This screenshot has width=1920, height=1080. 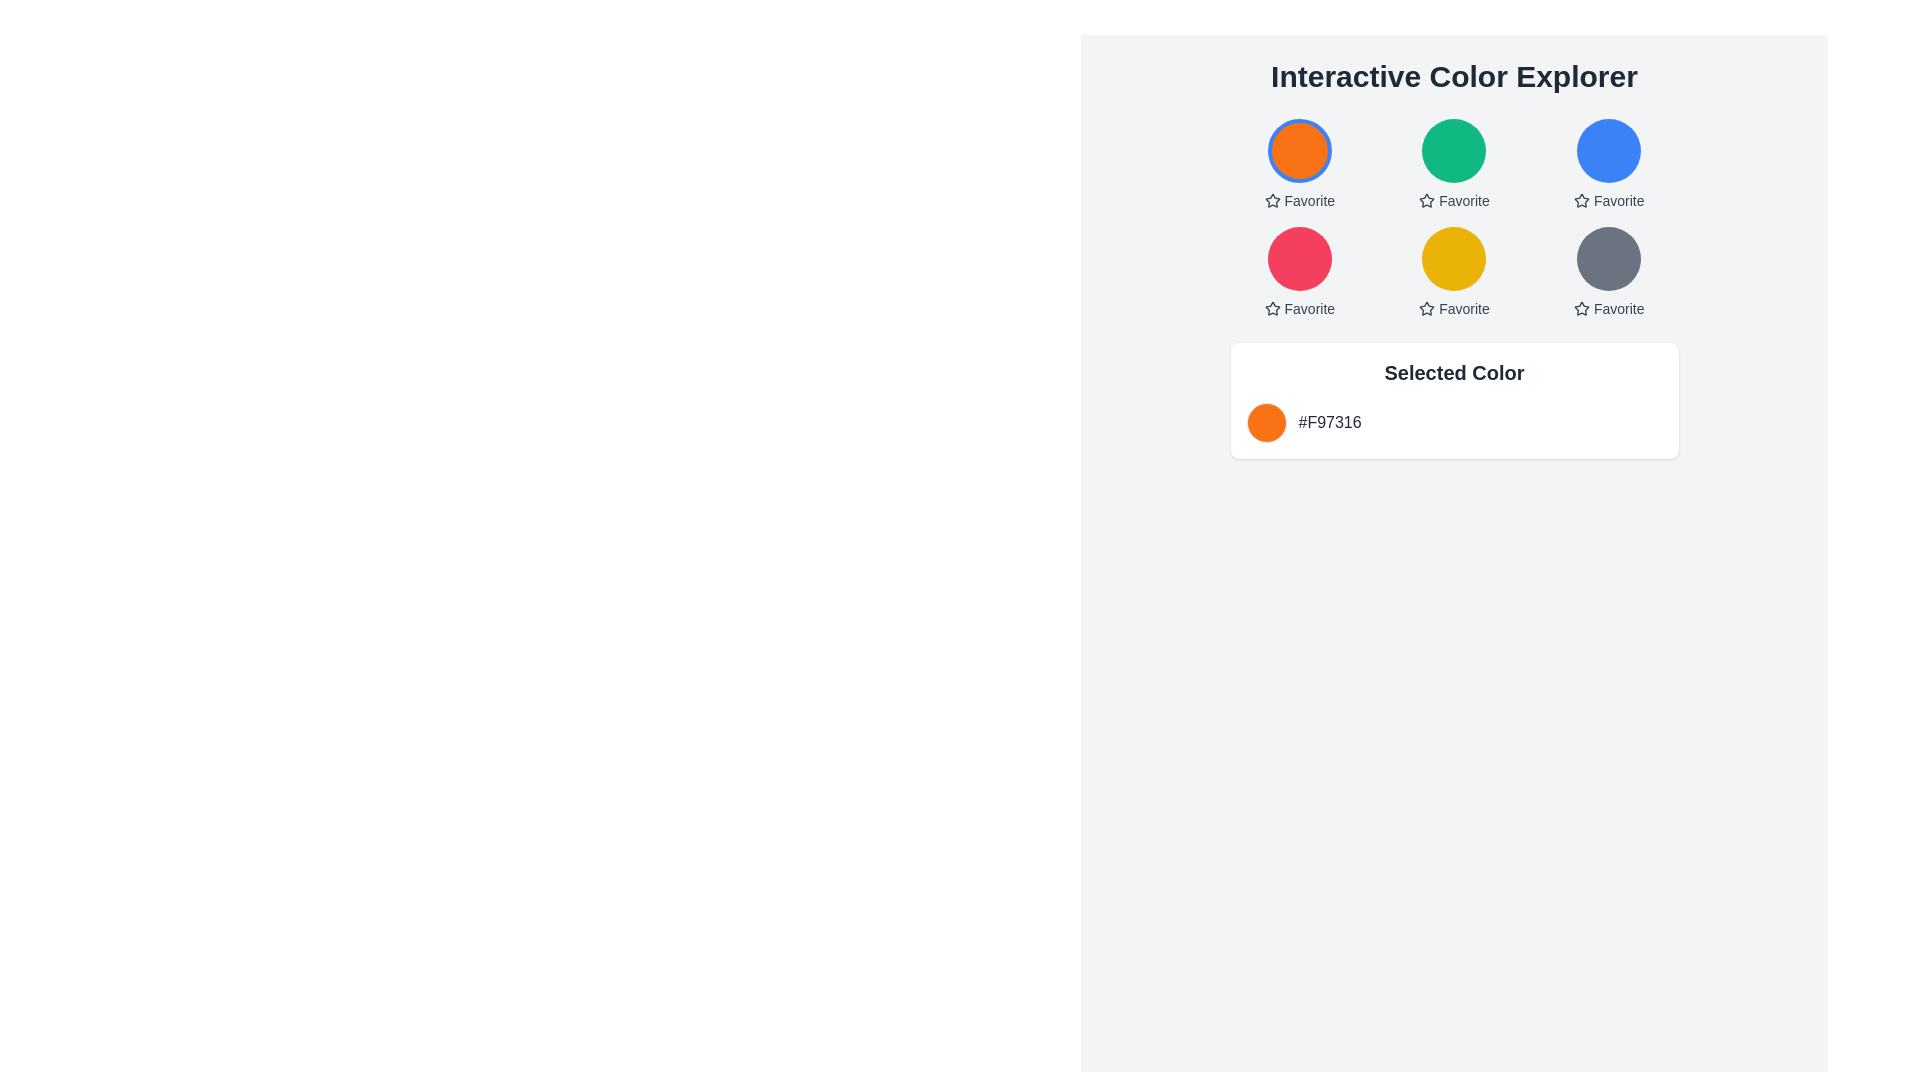 I want to click on the interactive color selection button located in the second row, second column of the 3x3 grid in the 'Interactive Color Explorer' section, so click(x=1454, y=219).